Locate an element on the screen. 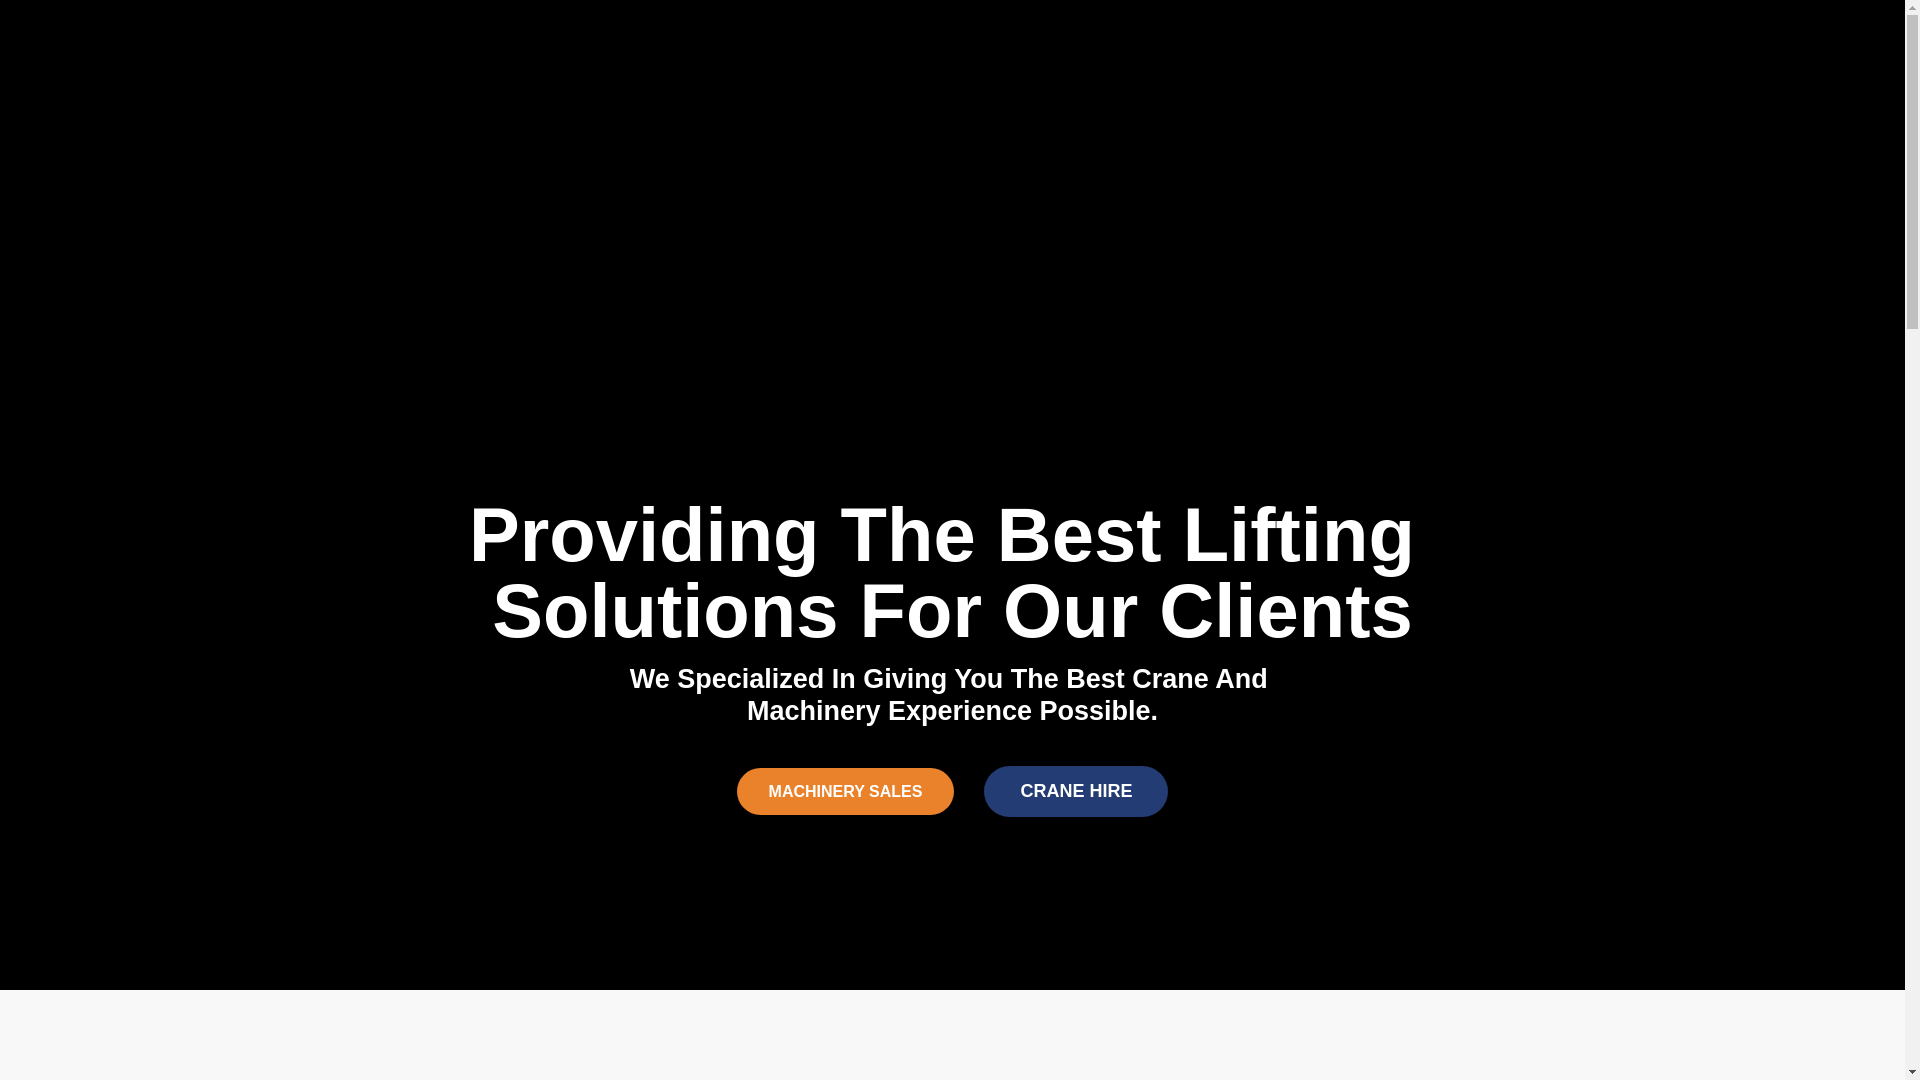  'MACHINERY SALES' is located at coordinates (845, 790).